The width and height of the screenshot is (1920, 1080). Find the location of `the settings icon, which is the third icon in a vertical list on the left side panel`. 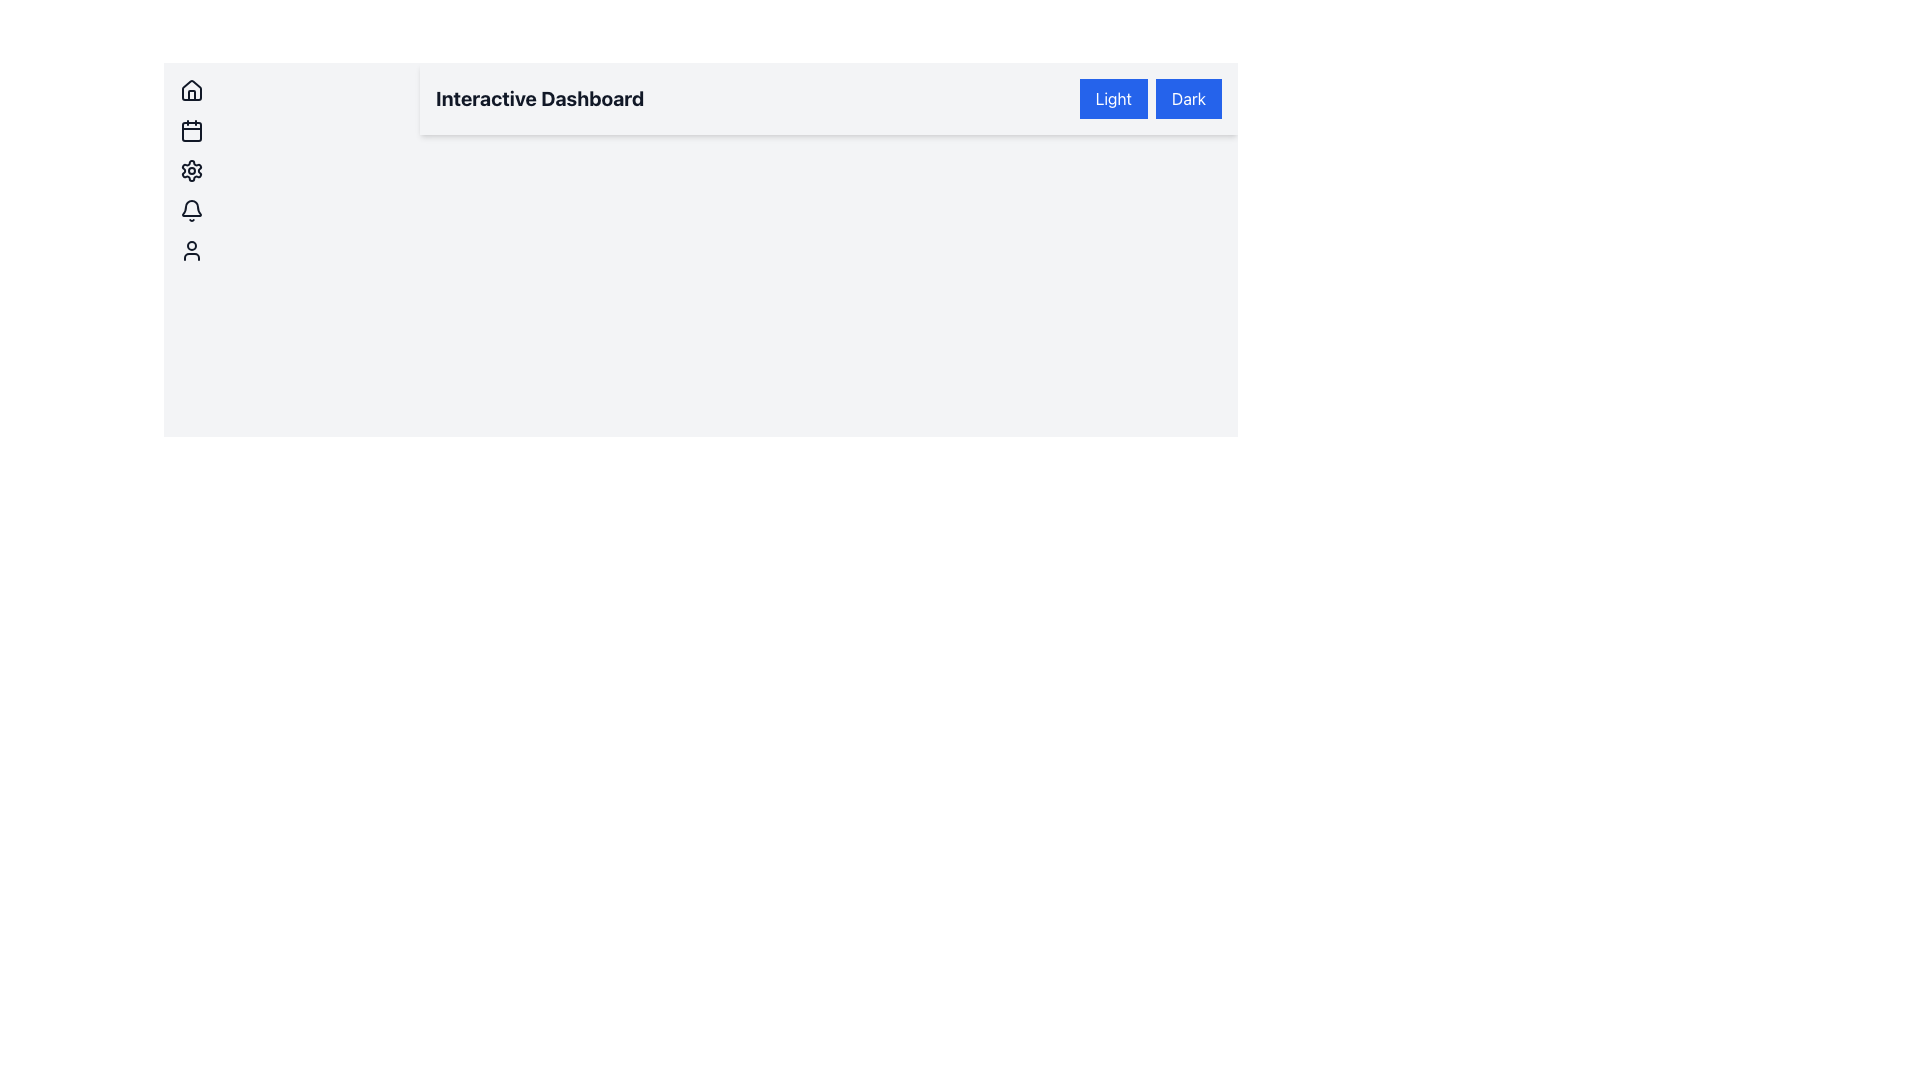

the settings icon, which is the third icon in a vertical list on the left side panel is located at coordinates (192, 169).